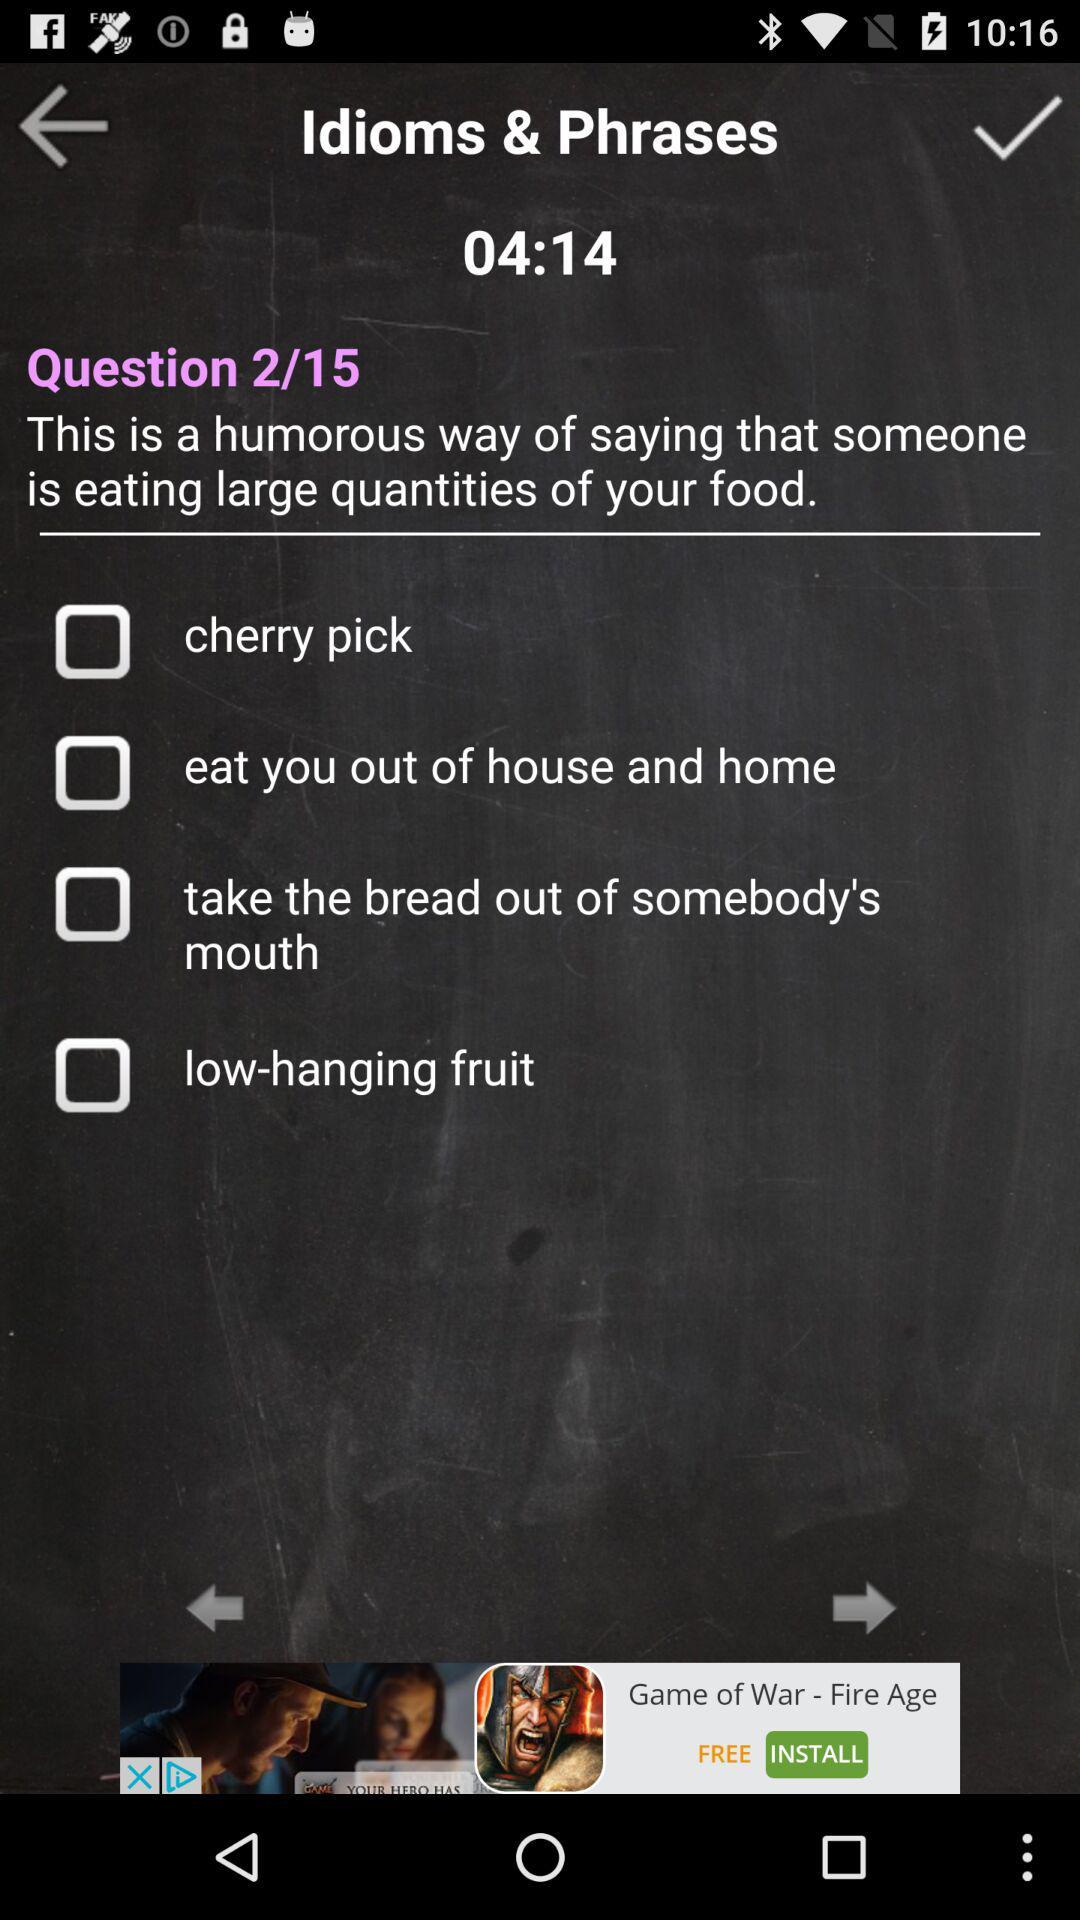 The height and width of the screenshot is (1920, 1080). What do you see at coordinates (92, 902) in the screenshot?
I see `the third check box` at bounding box center [92, 902].